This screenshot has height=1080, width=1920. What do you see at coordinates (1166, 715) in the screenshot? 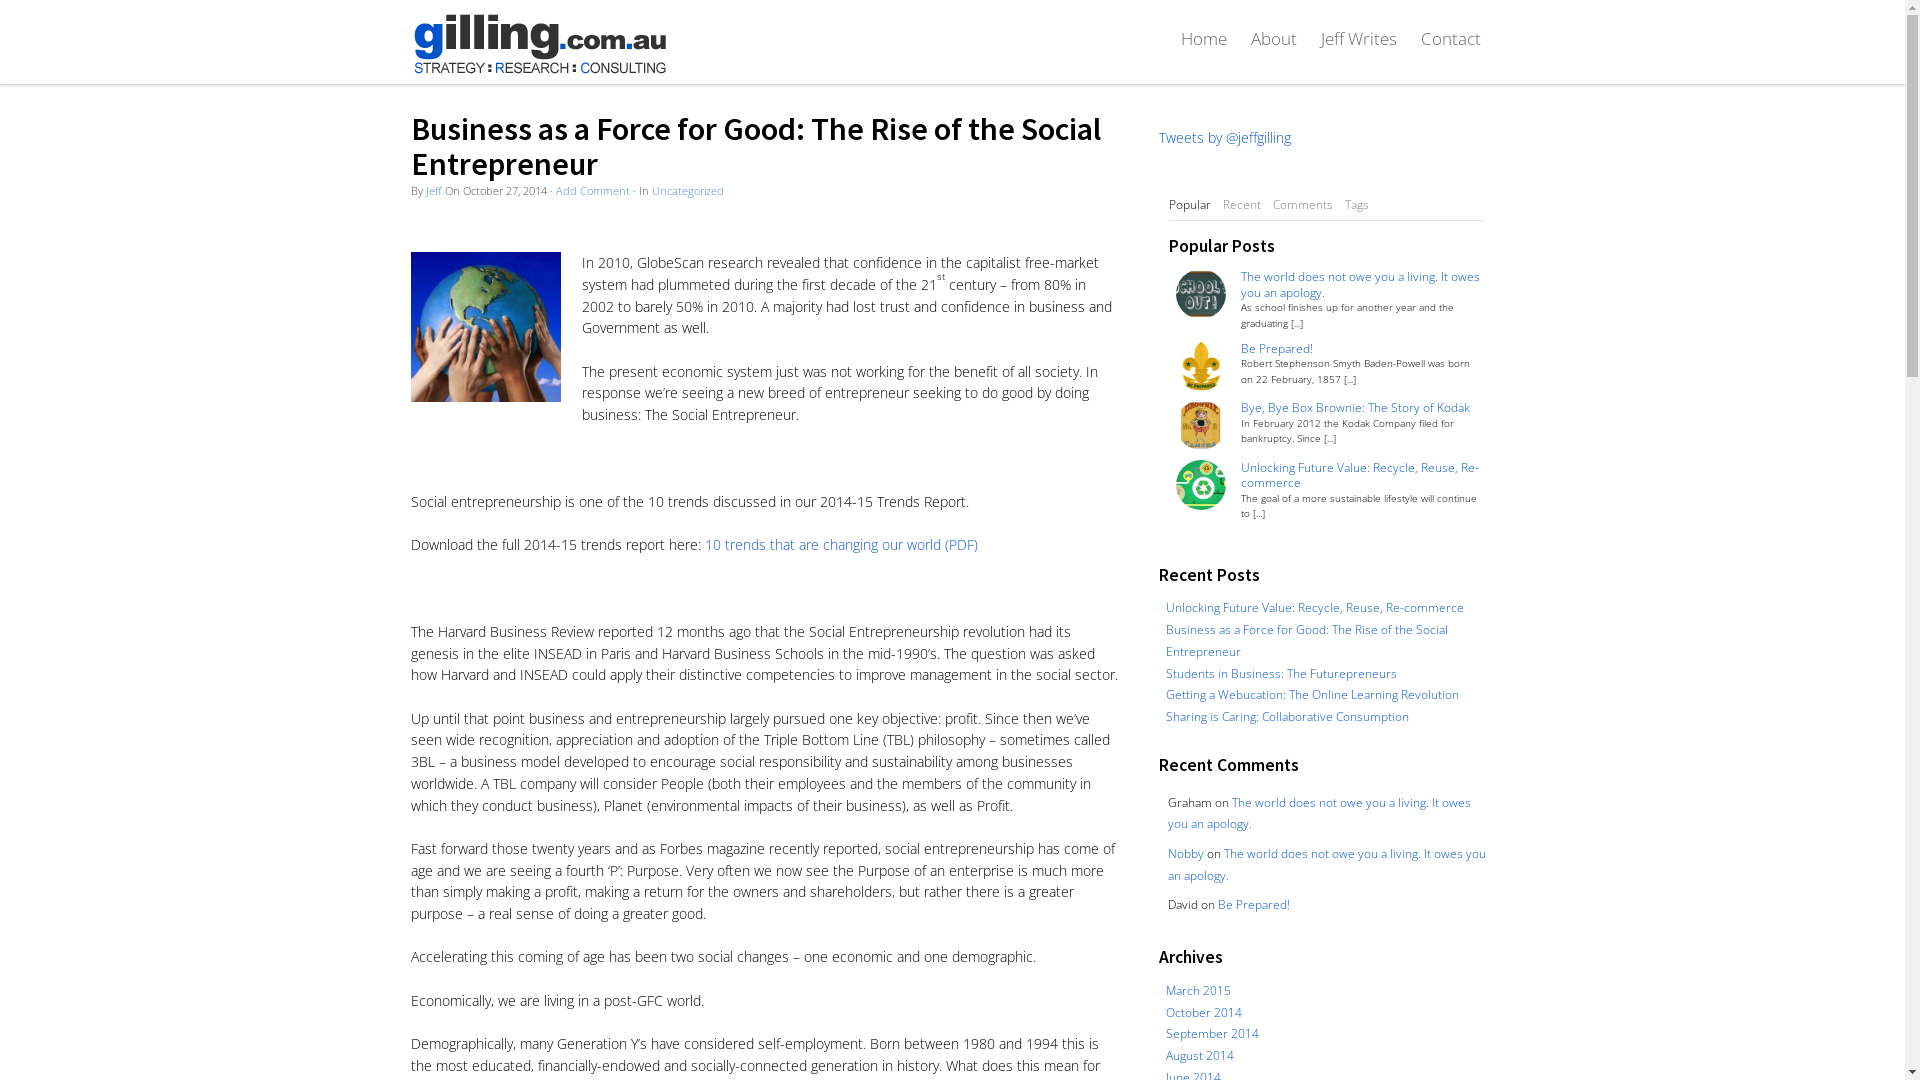
I see `'Sharing is Caring: Collaborative Consumption'` at bounding box center [1166, 715].